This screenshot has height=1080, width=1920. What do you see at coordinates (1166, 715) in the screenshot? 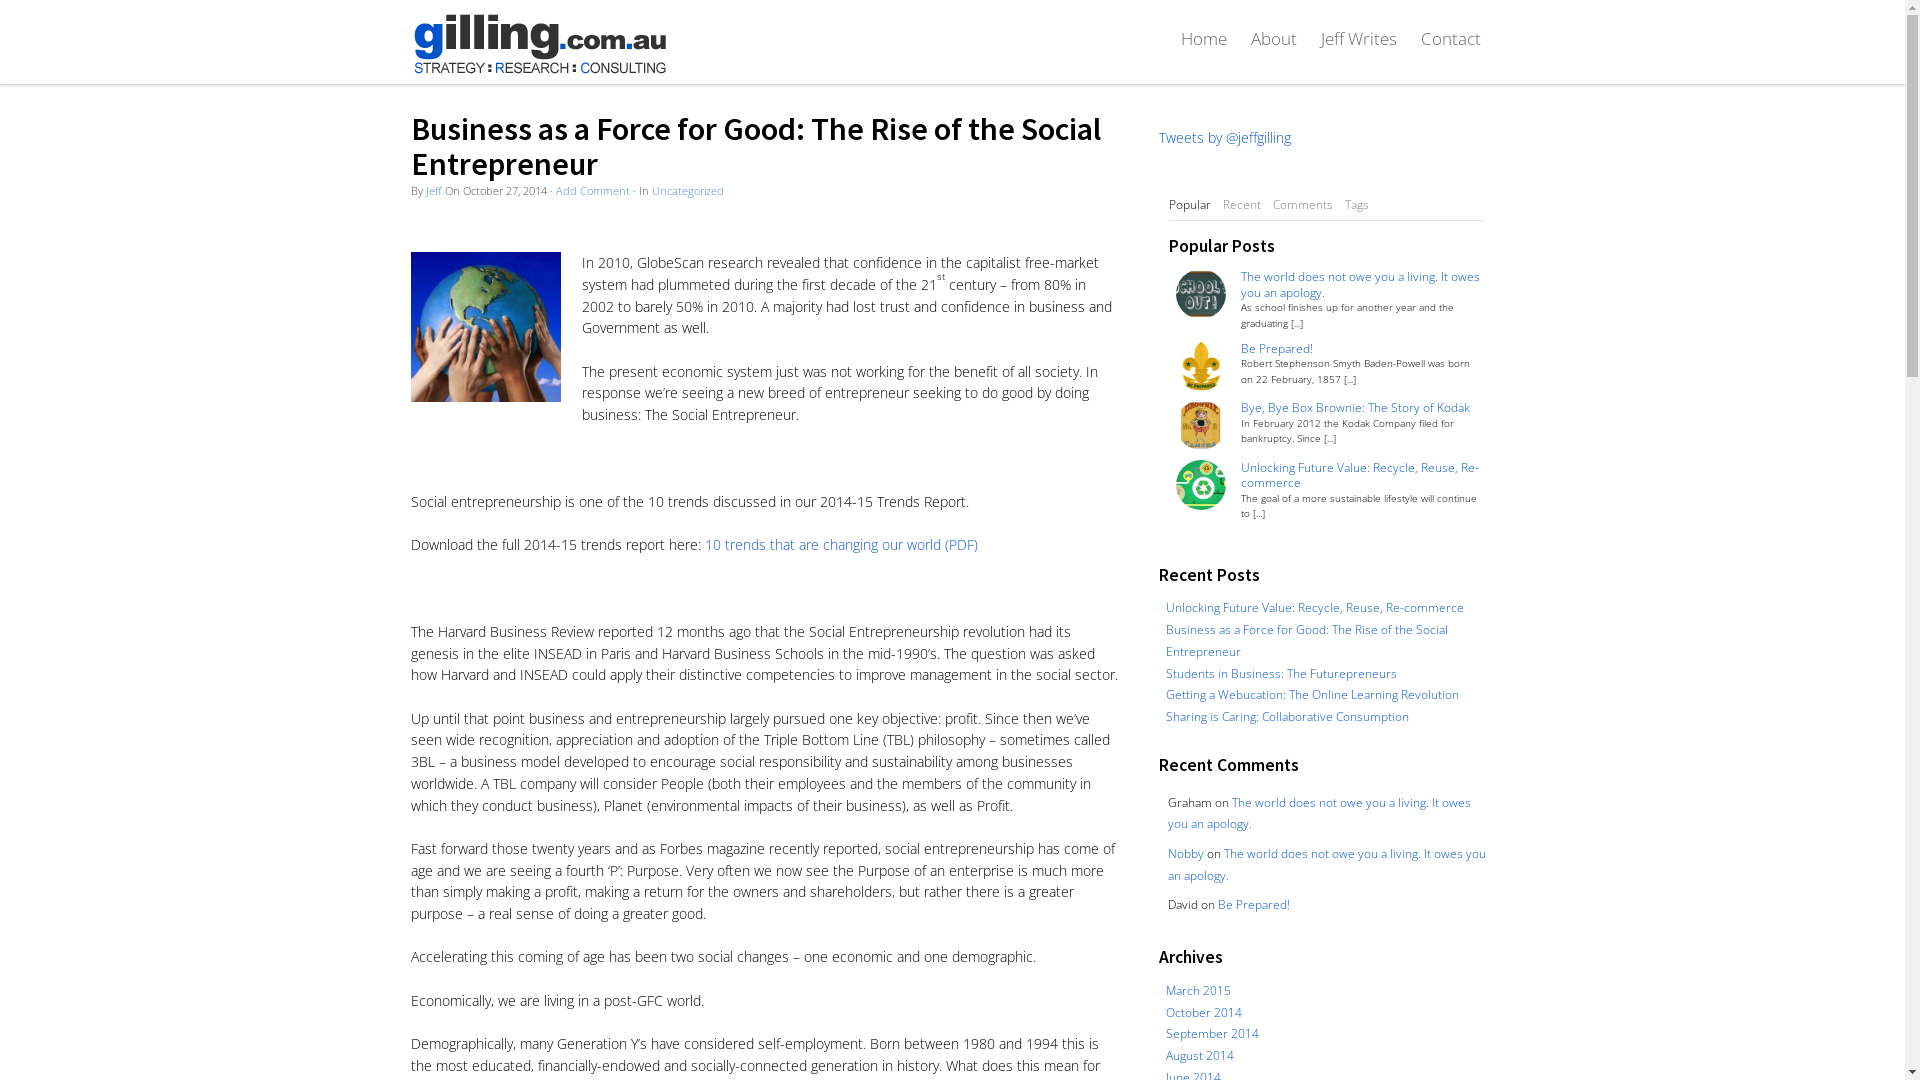
I see `'Sharing is Caring: Collaborative Consumption'` at bounding box center [1166, 715].